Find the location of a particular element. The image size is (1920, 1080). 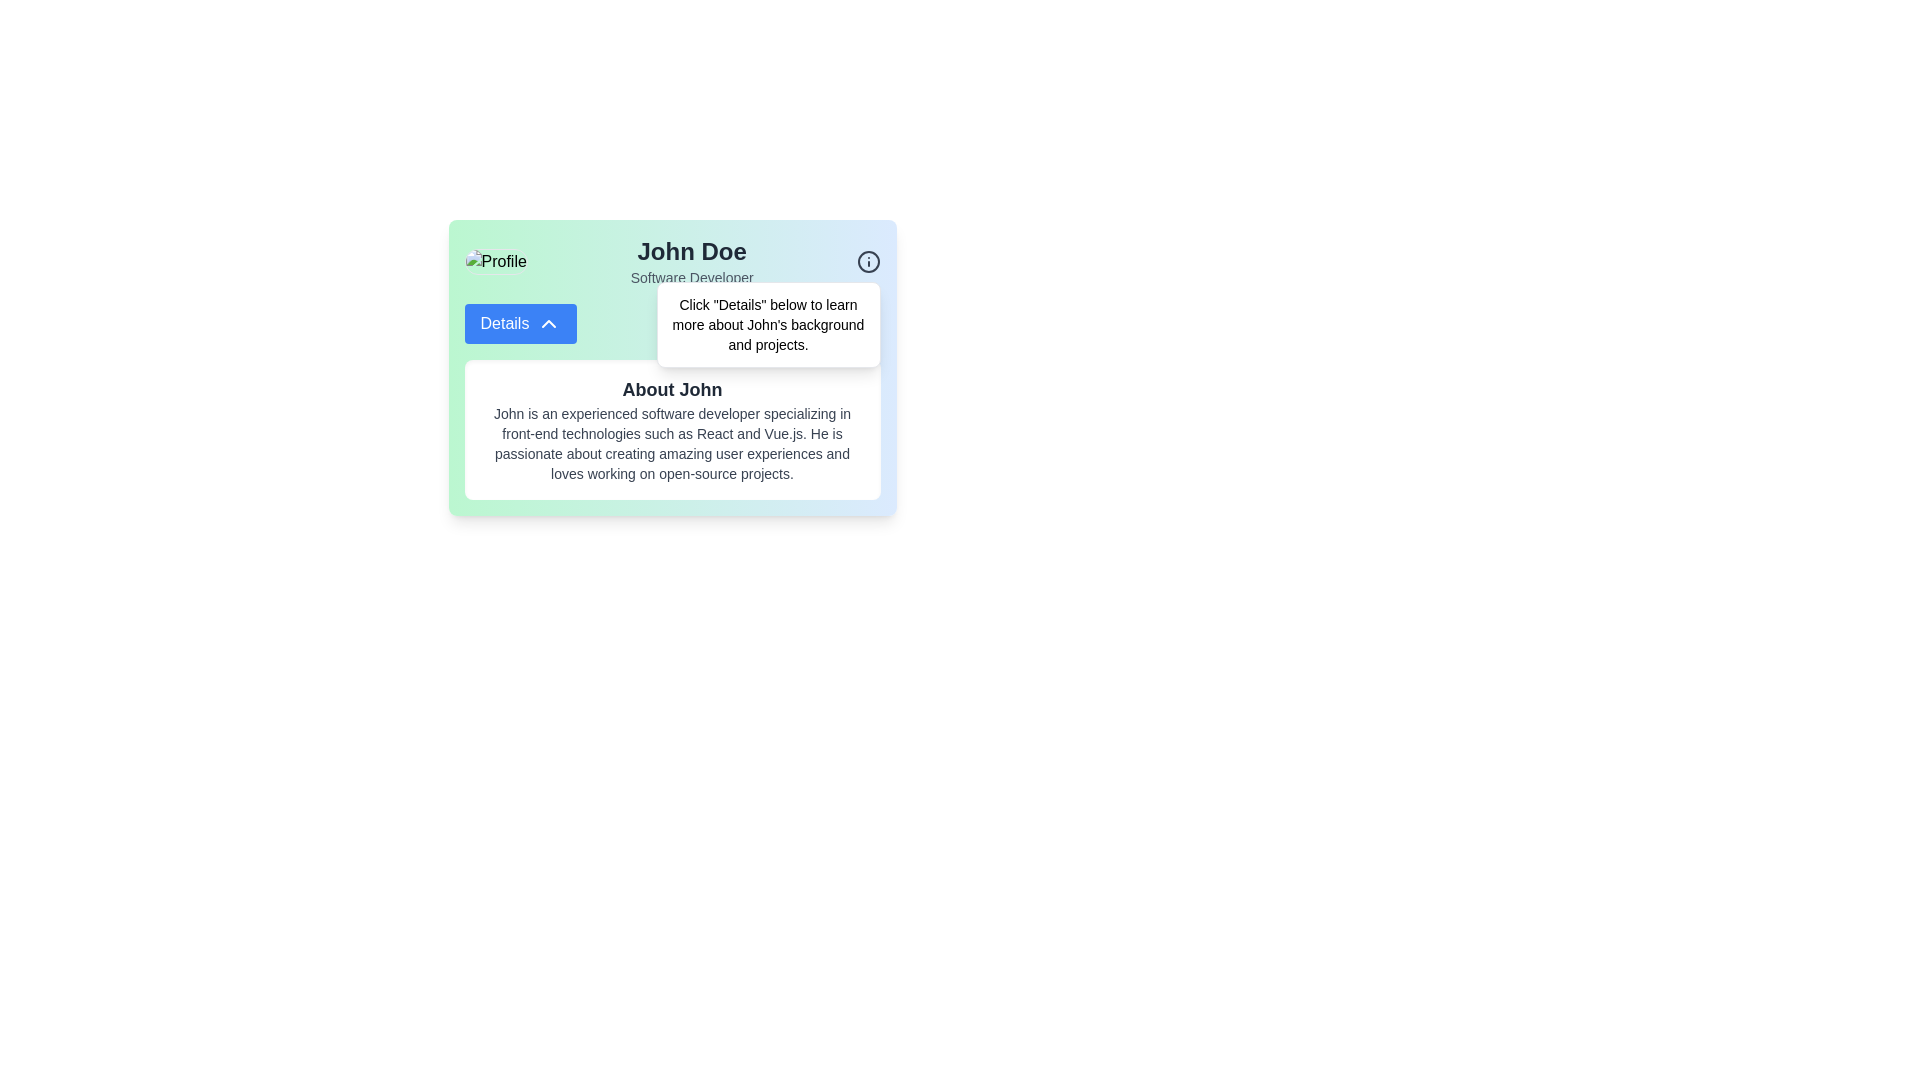

Text Label displaying the user's name, which is located at the top-center of the profile component, above the 'Software Developer' text is located at coordinates (692, 250).